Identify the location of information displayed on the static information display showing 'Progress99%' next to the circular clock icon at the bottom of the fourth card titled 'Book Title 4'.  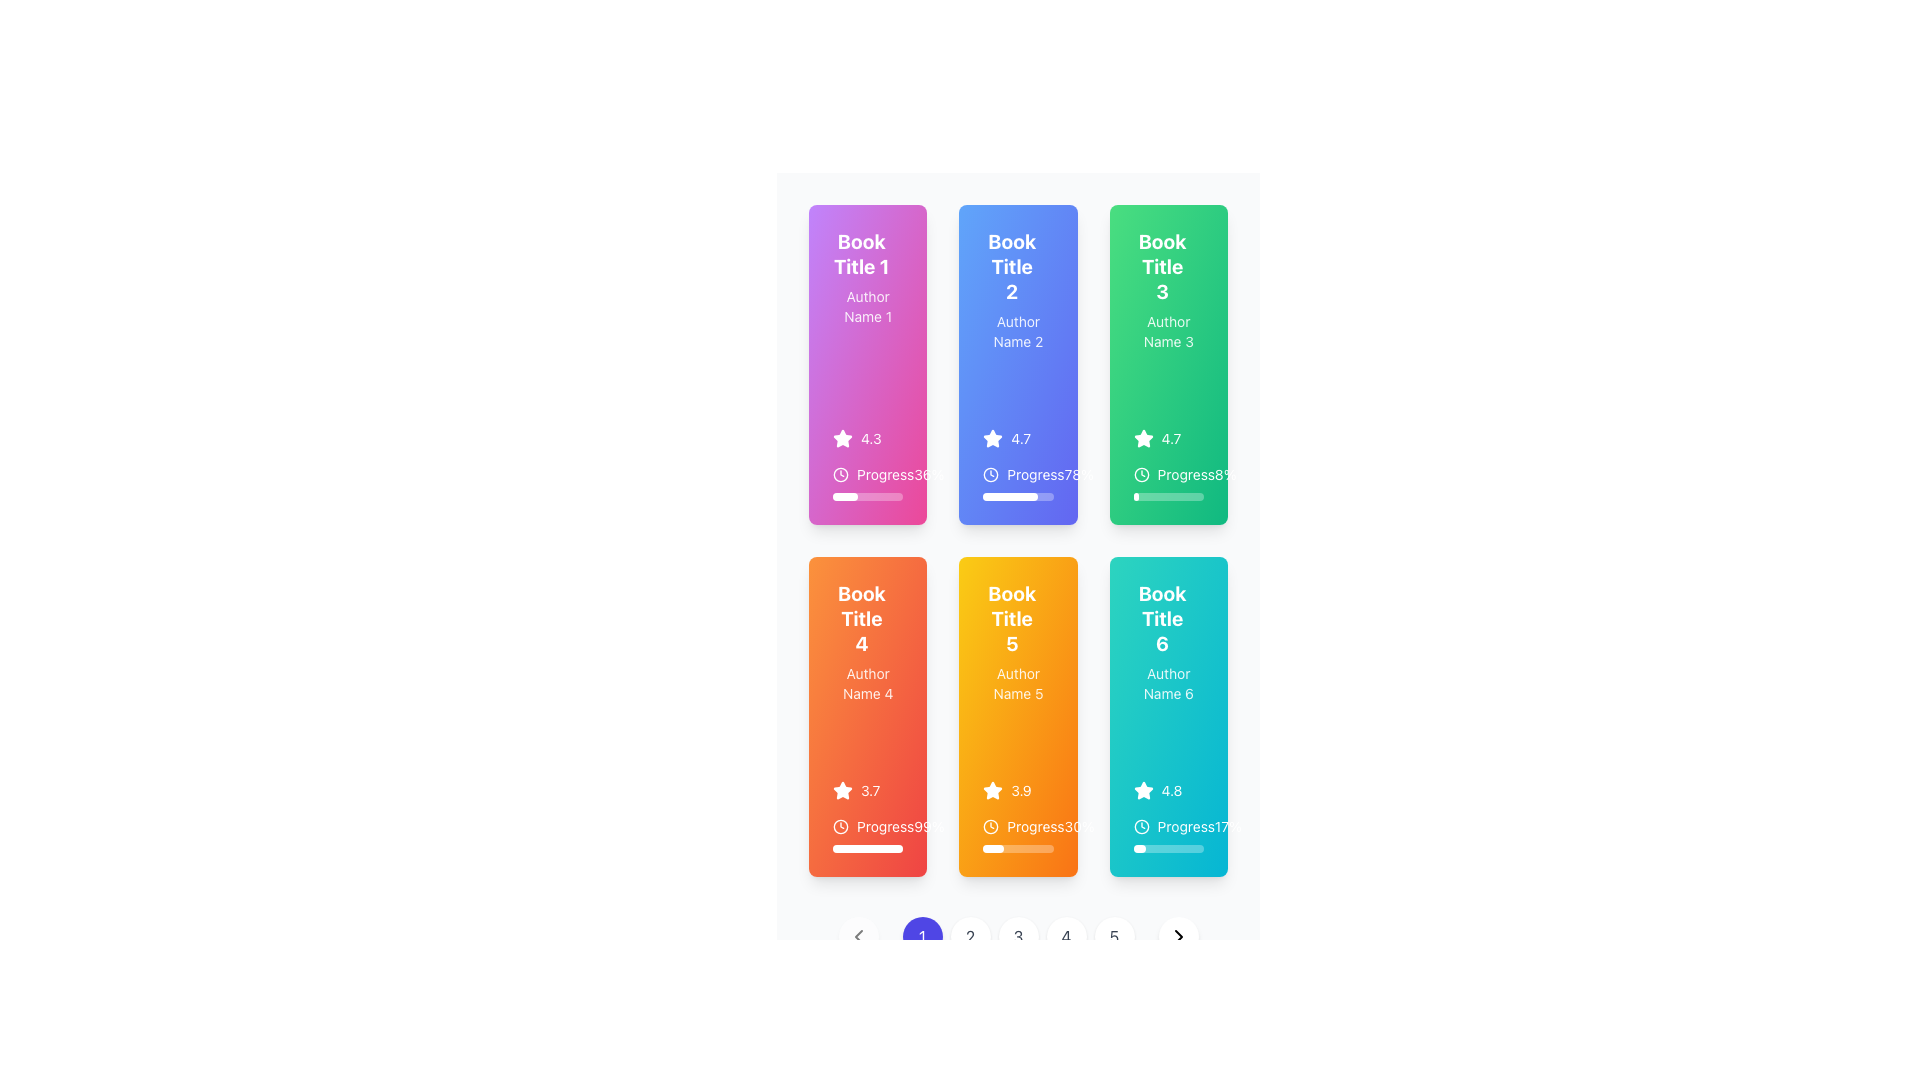
(868, 826).